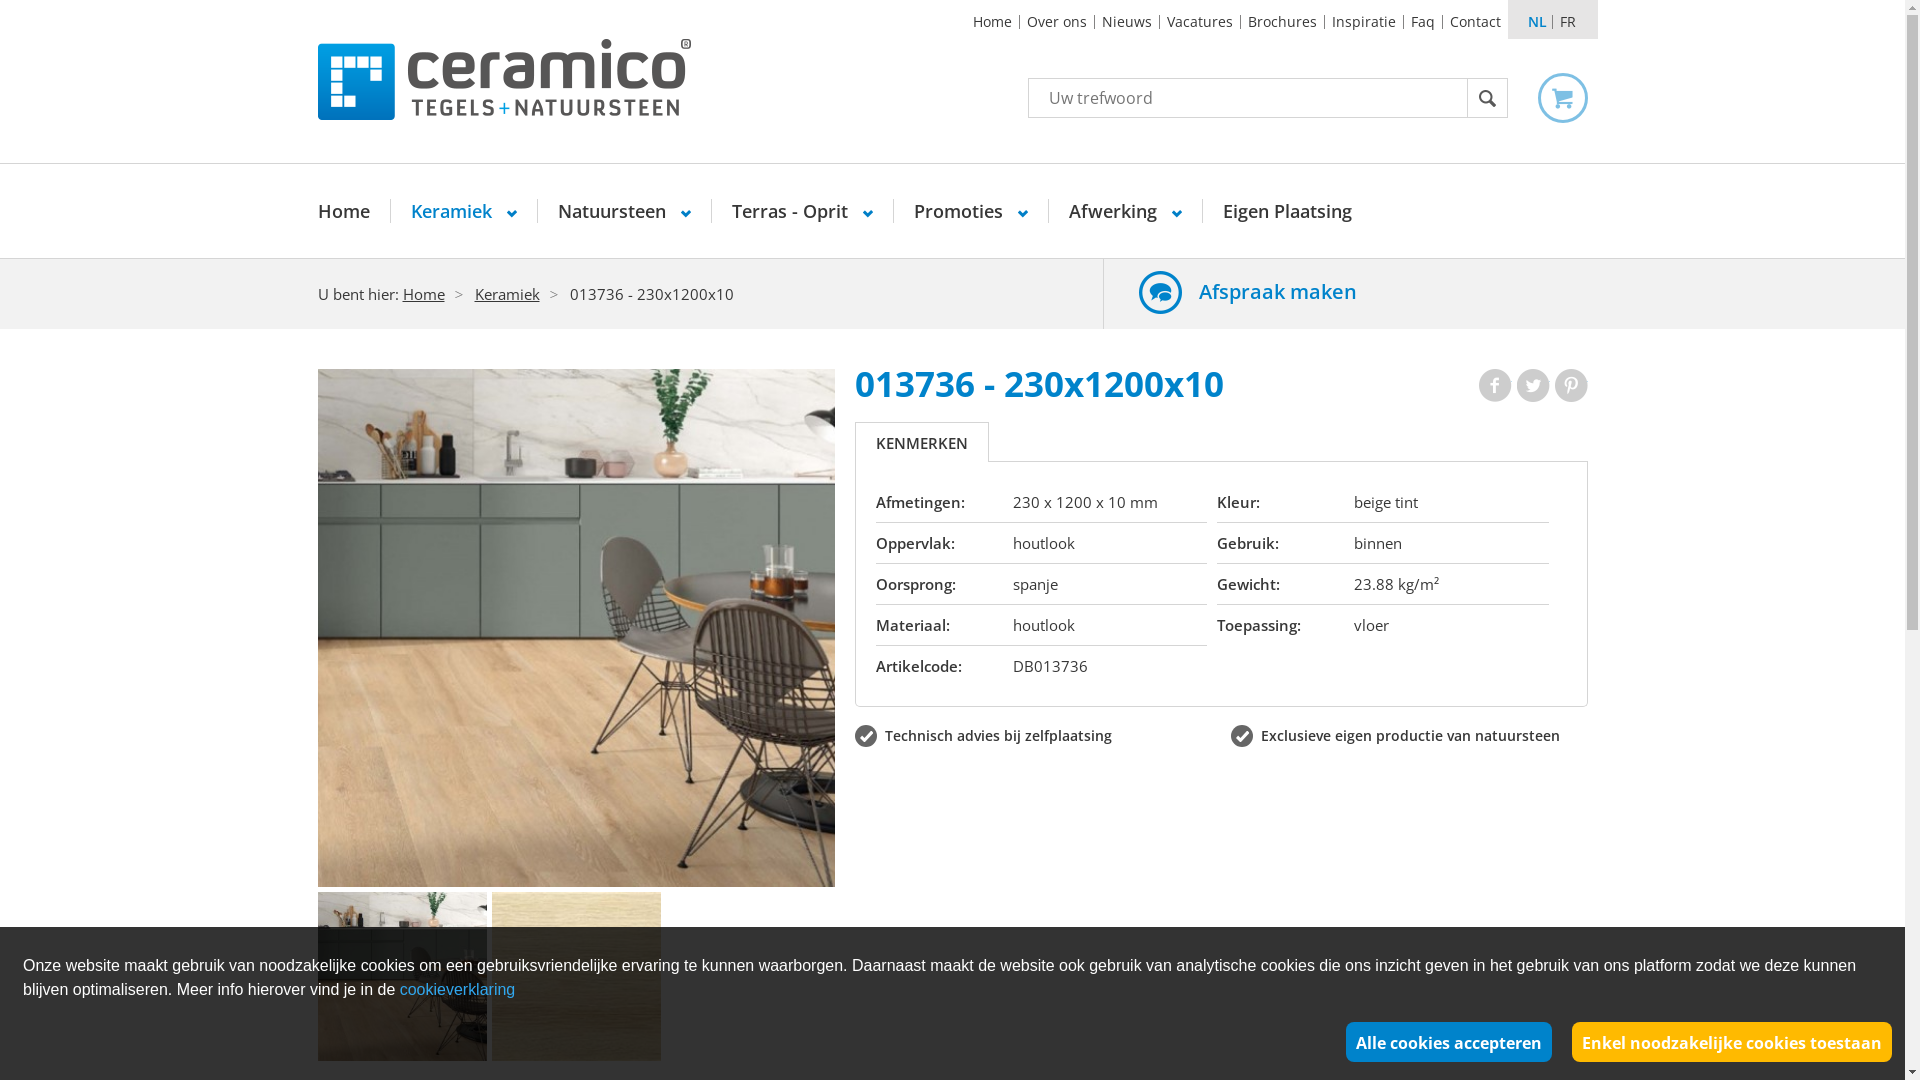 The height and width of the screenshot is (1080, 1920). What do you see at coordinates (1200, 21) in the screenshot?
I see `'Vacatures'` at bounding box center [1200, 21].